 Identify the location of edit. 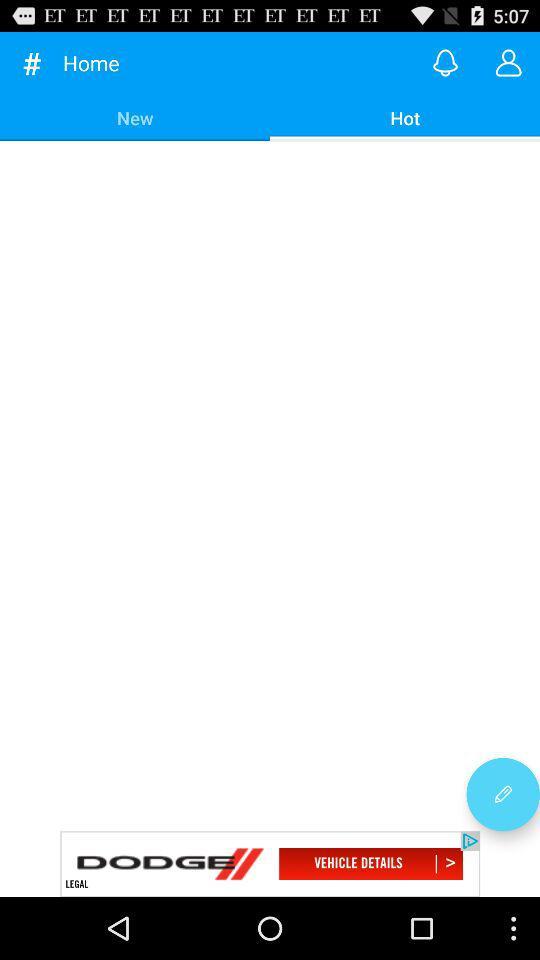
(502, 794).